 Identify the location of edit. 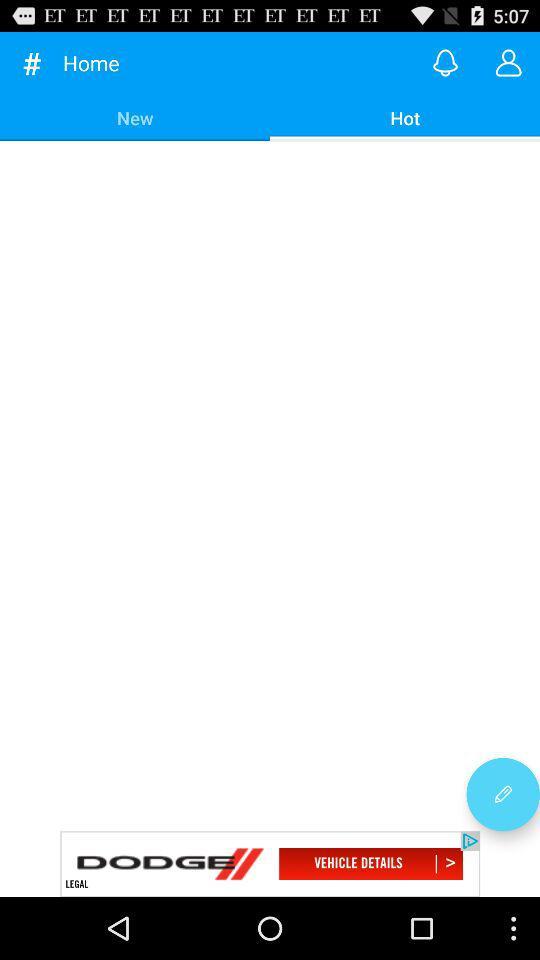
(502, 794).